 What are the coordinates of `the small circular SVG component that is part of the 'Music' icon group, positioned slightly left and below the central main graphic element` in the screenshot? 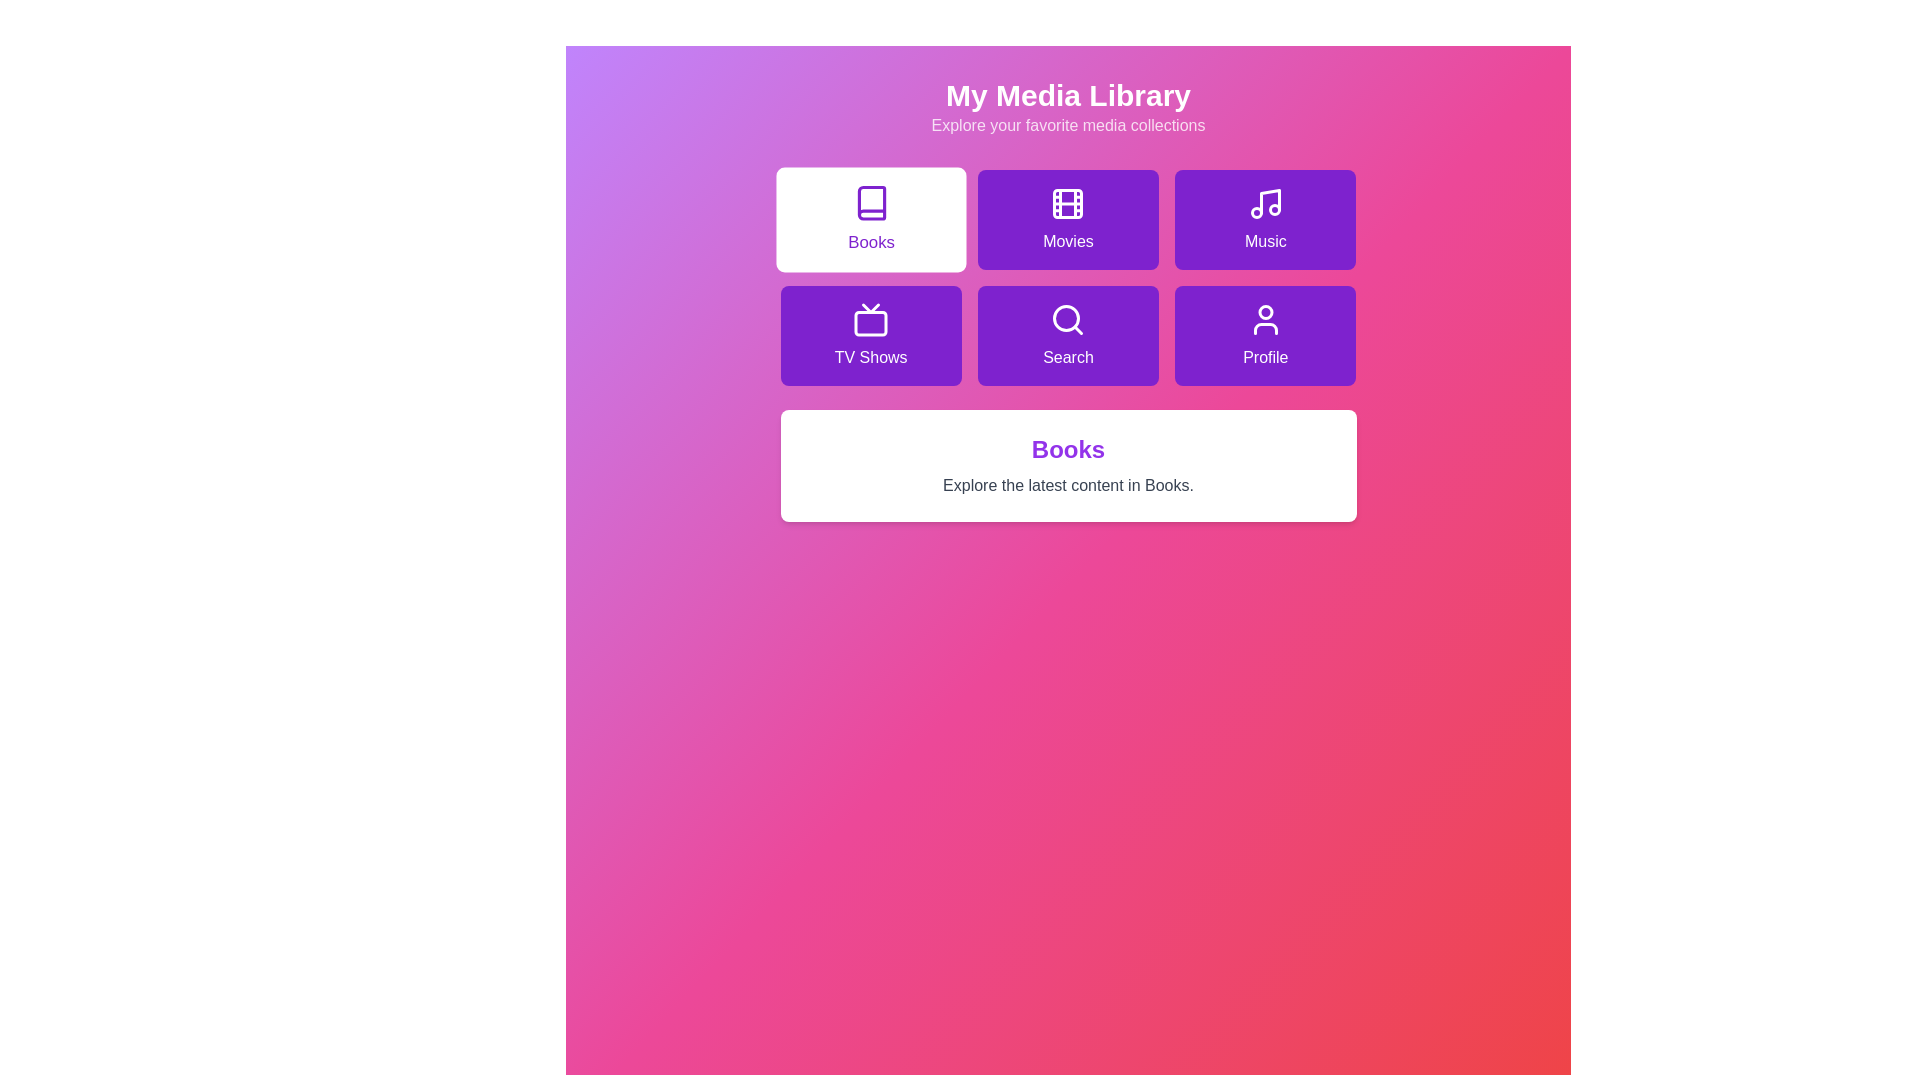 It's located at (1255, 212).